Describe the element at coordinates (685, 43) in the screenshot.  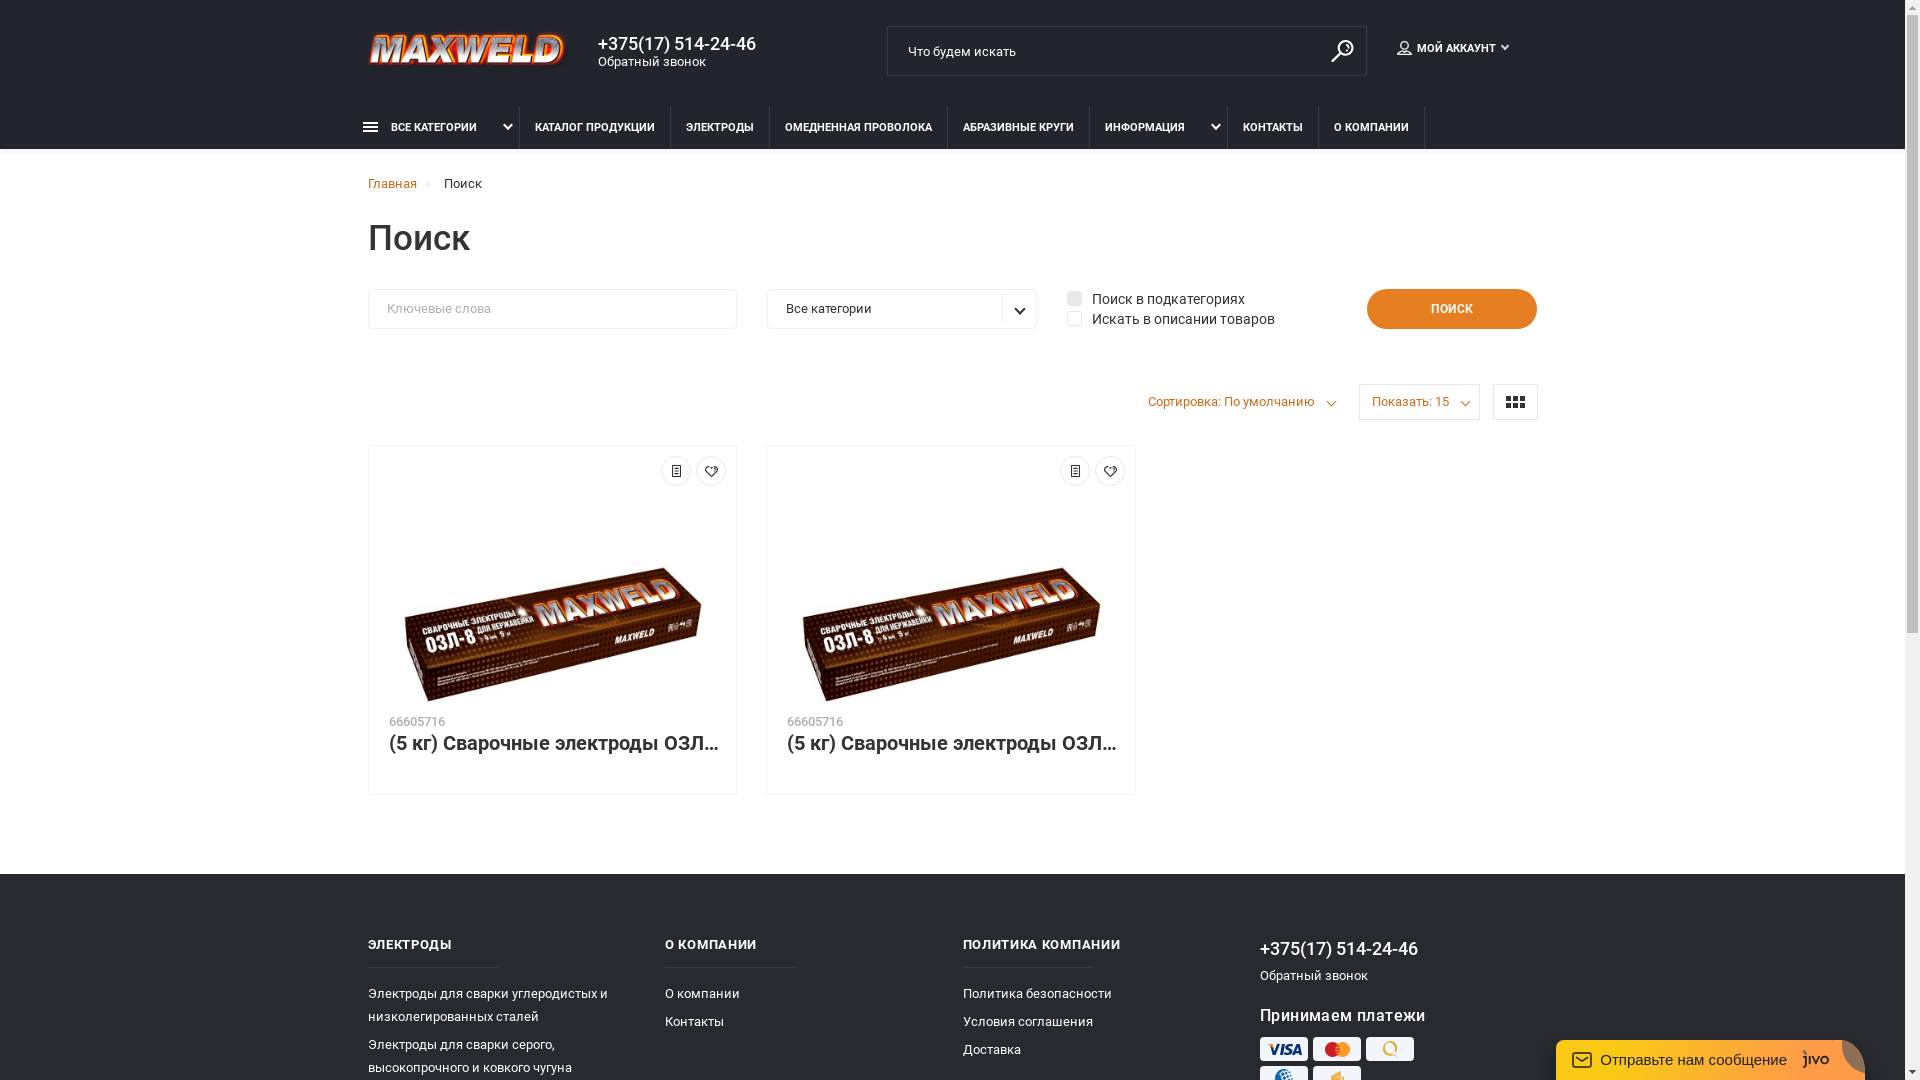
I see `'+375(17) 514-24-46'` at that location.